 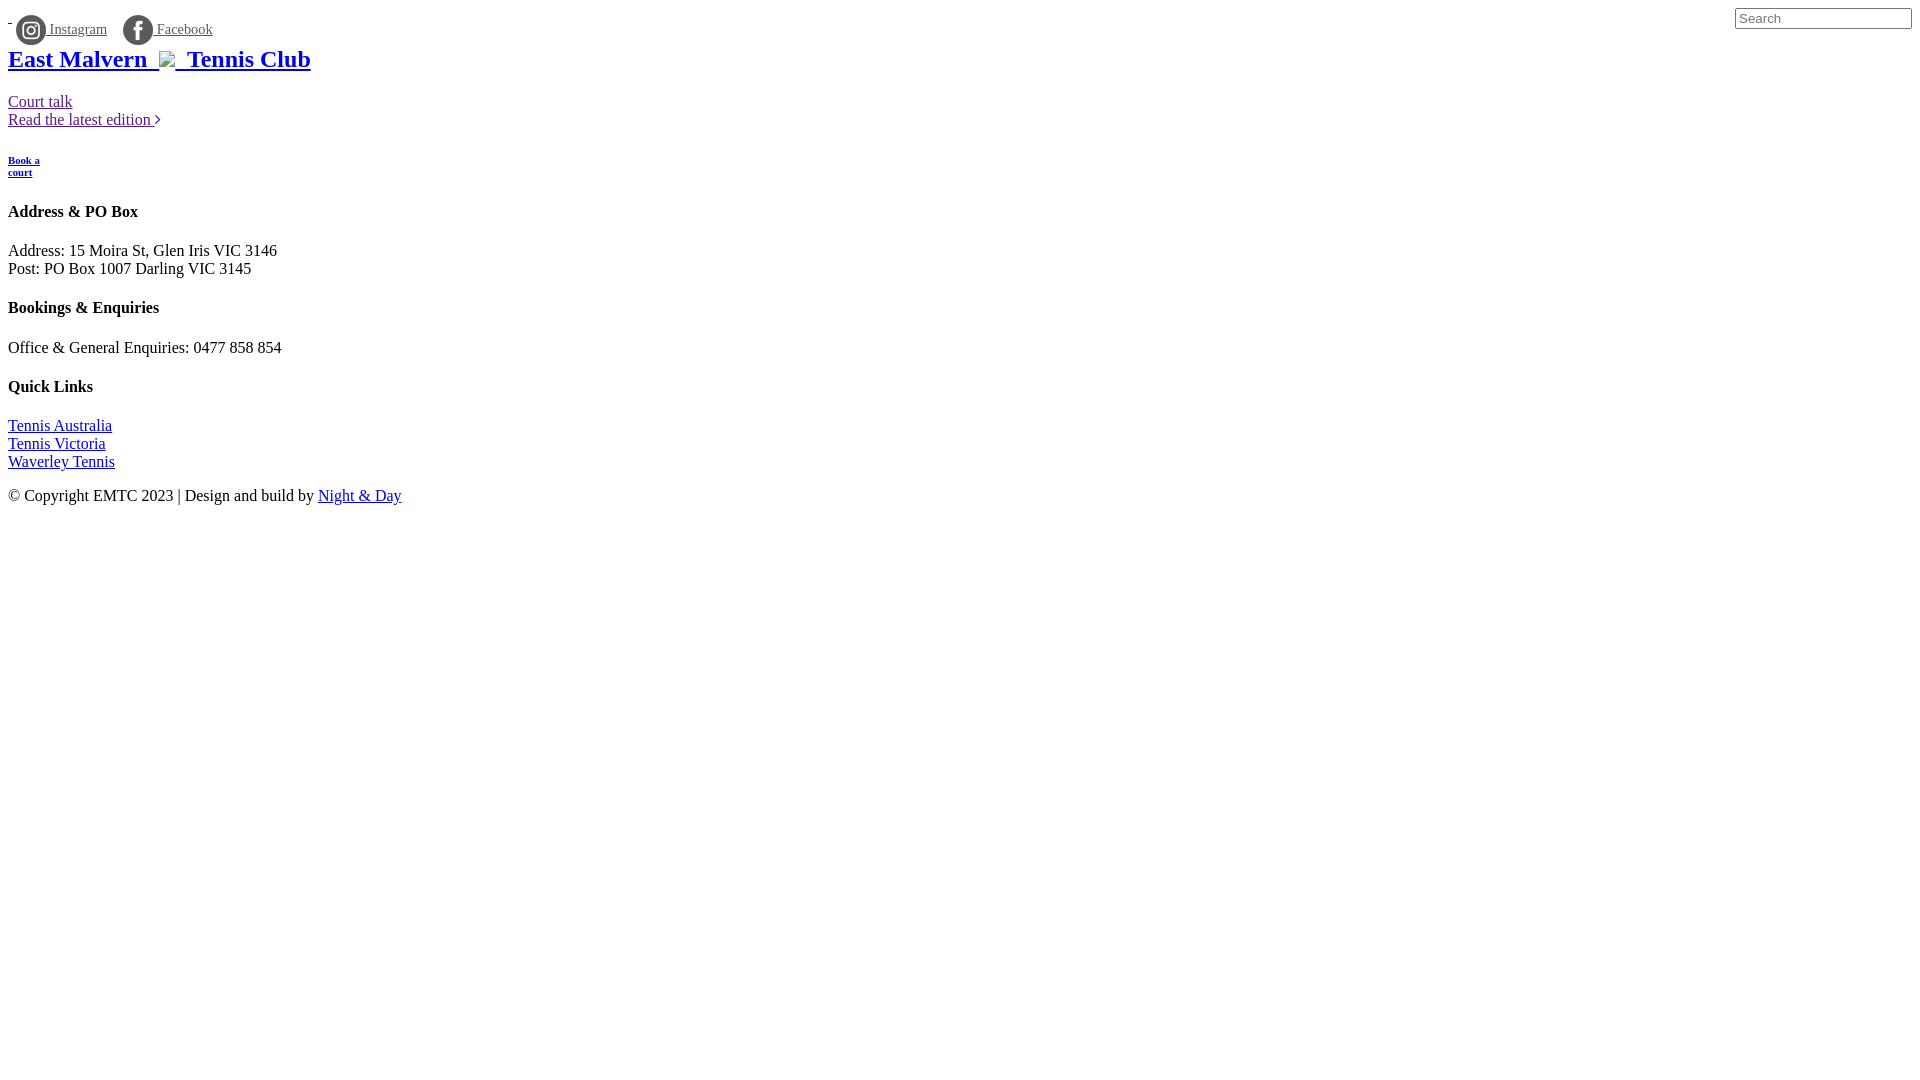 I want to click on 'Tennis Victoria', so click(x=8, y=442).